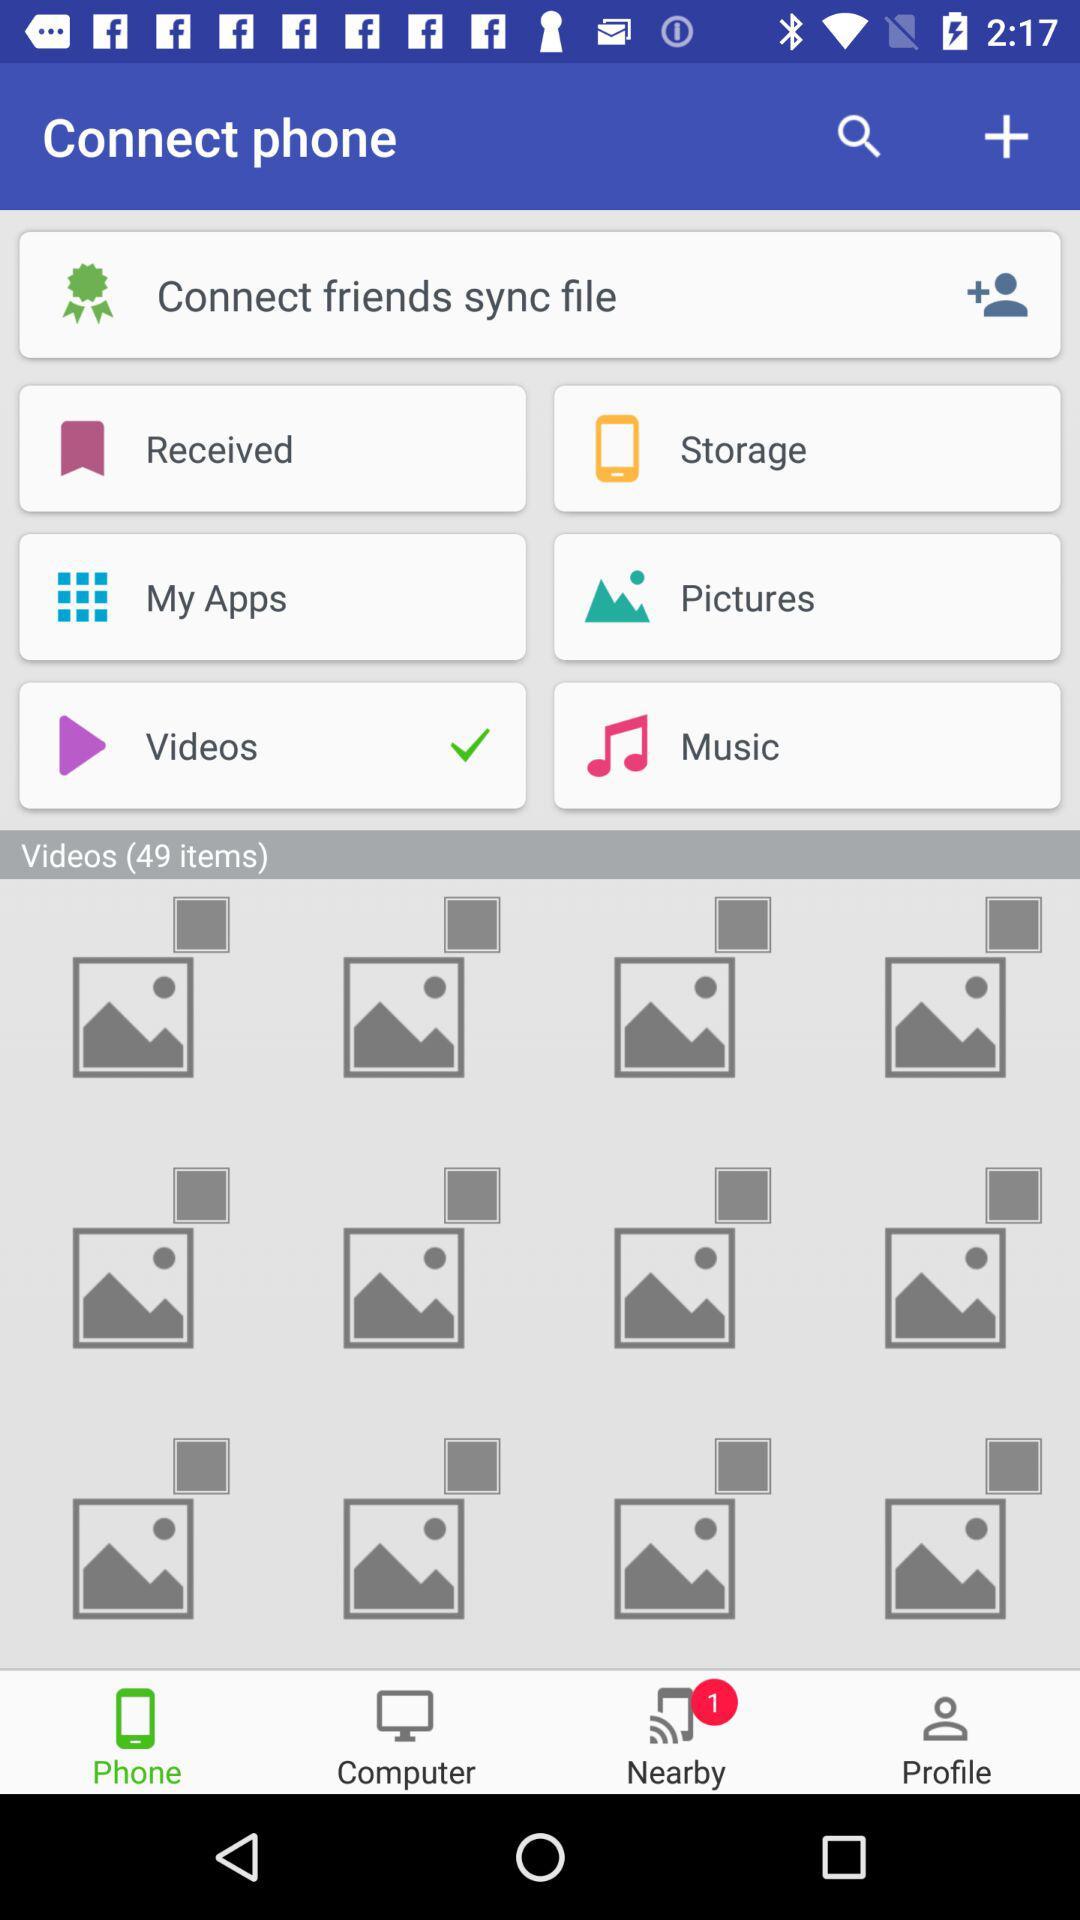 This screenshot has width=1080, height=1920. Describe the element at coordinates (760, 1195) in the screenshot. I see `the video` at that location.